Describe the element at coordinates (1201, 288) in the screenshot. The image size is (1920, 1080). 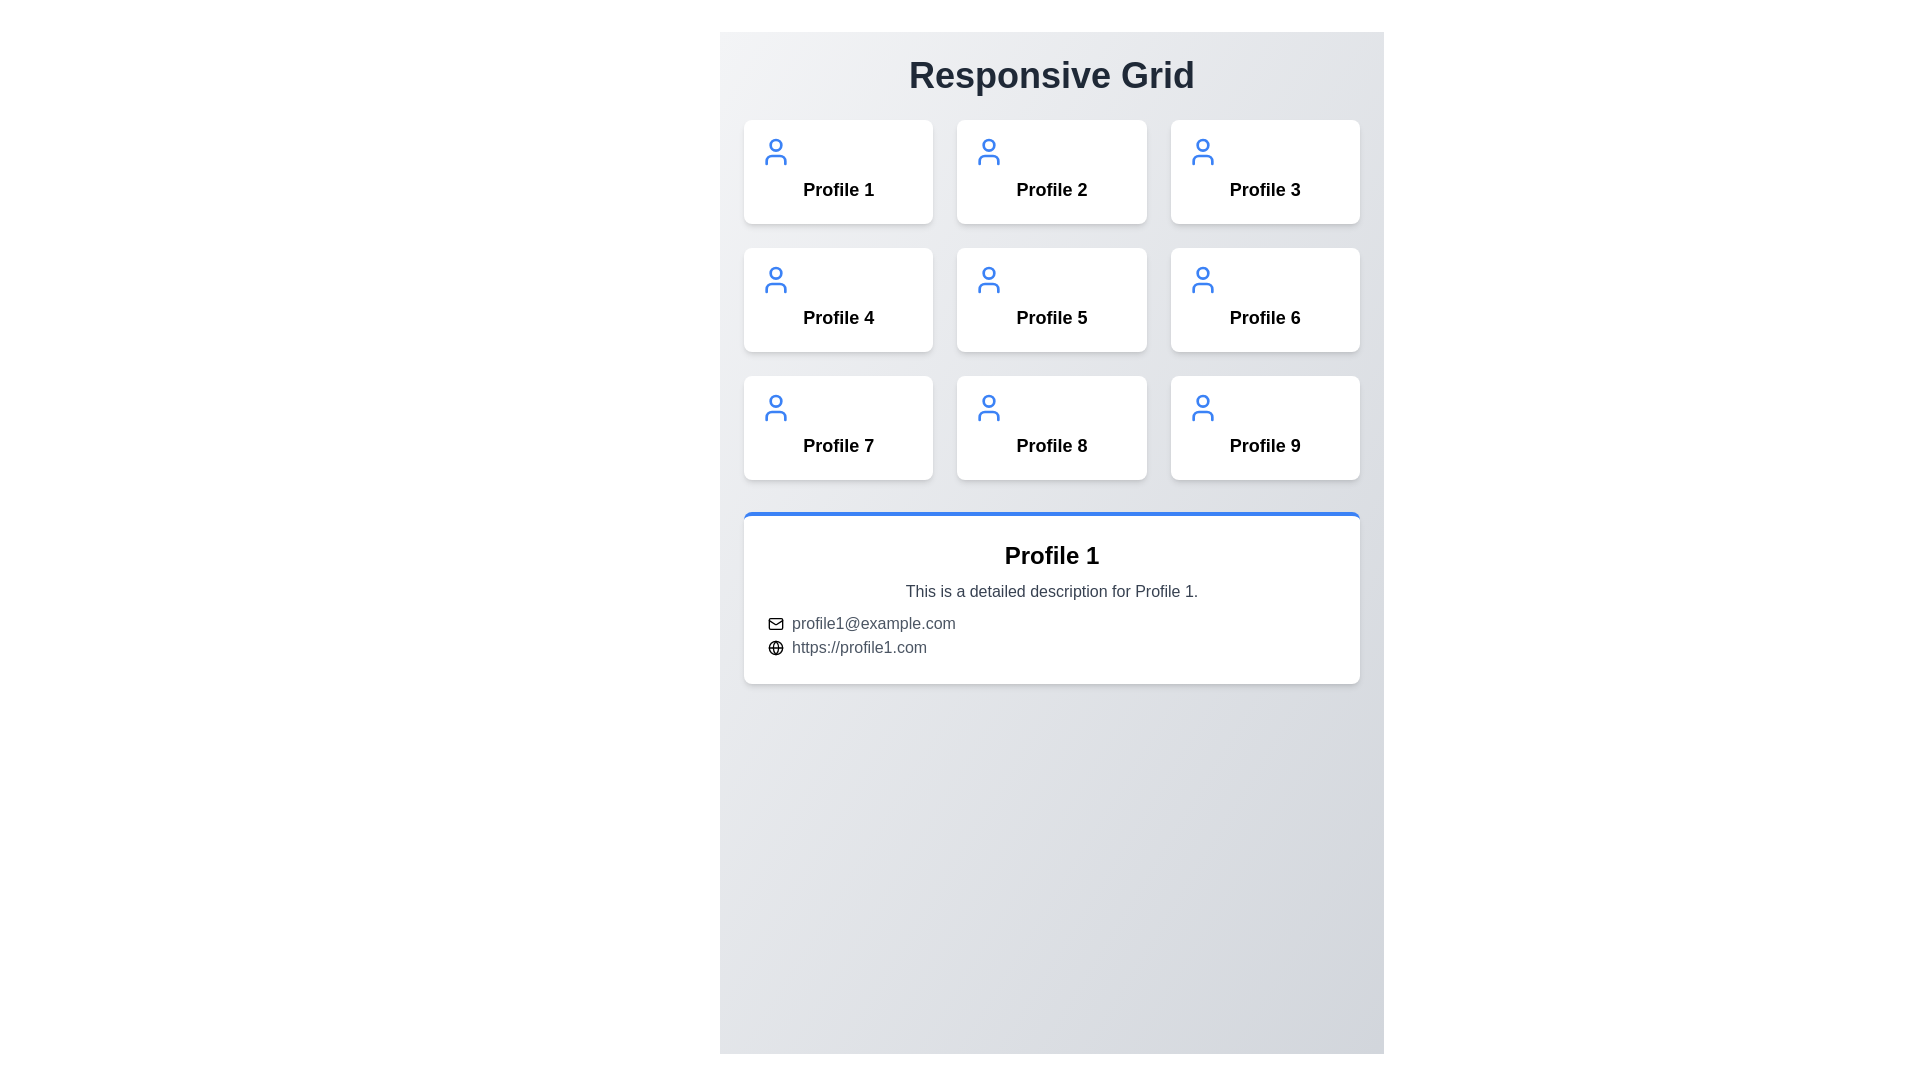
I see `the curved bottom section of the user profile icon in the 'Profile 6' card, which is the sixth card in a 3x3 grid of profile cards` at that location.